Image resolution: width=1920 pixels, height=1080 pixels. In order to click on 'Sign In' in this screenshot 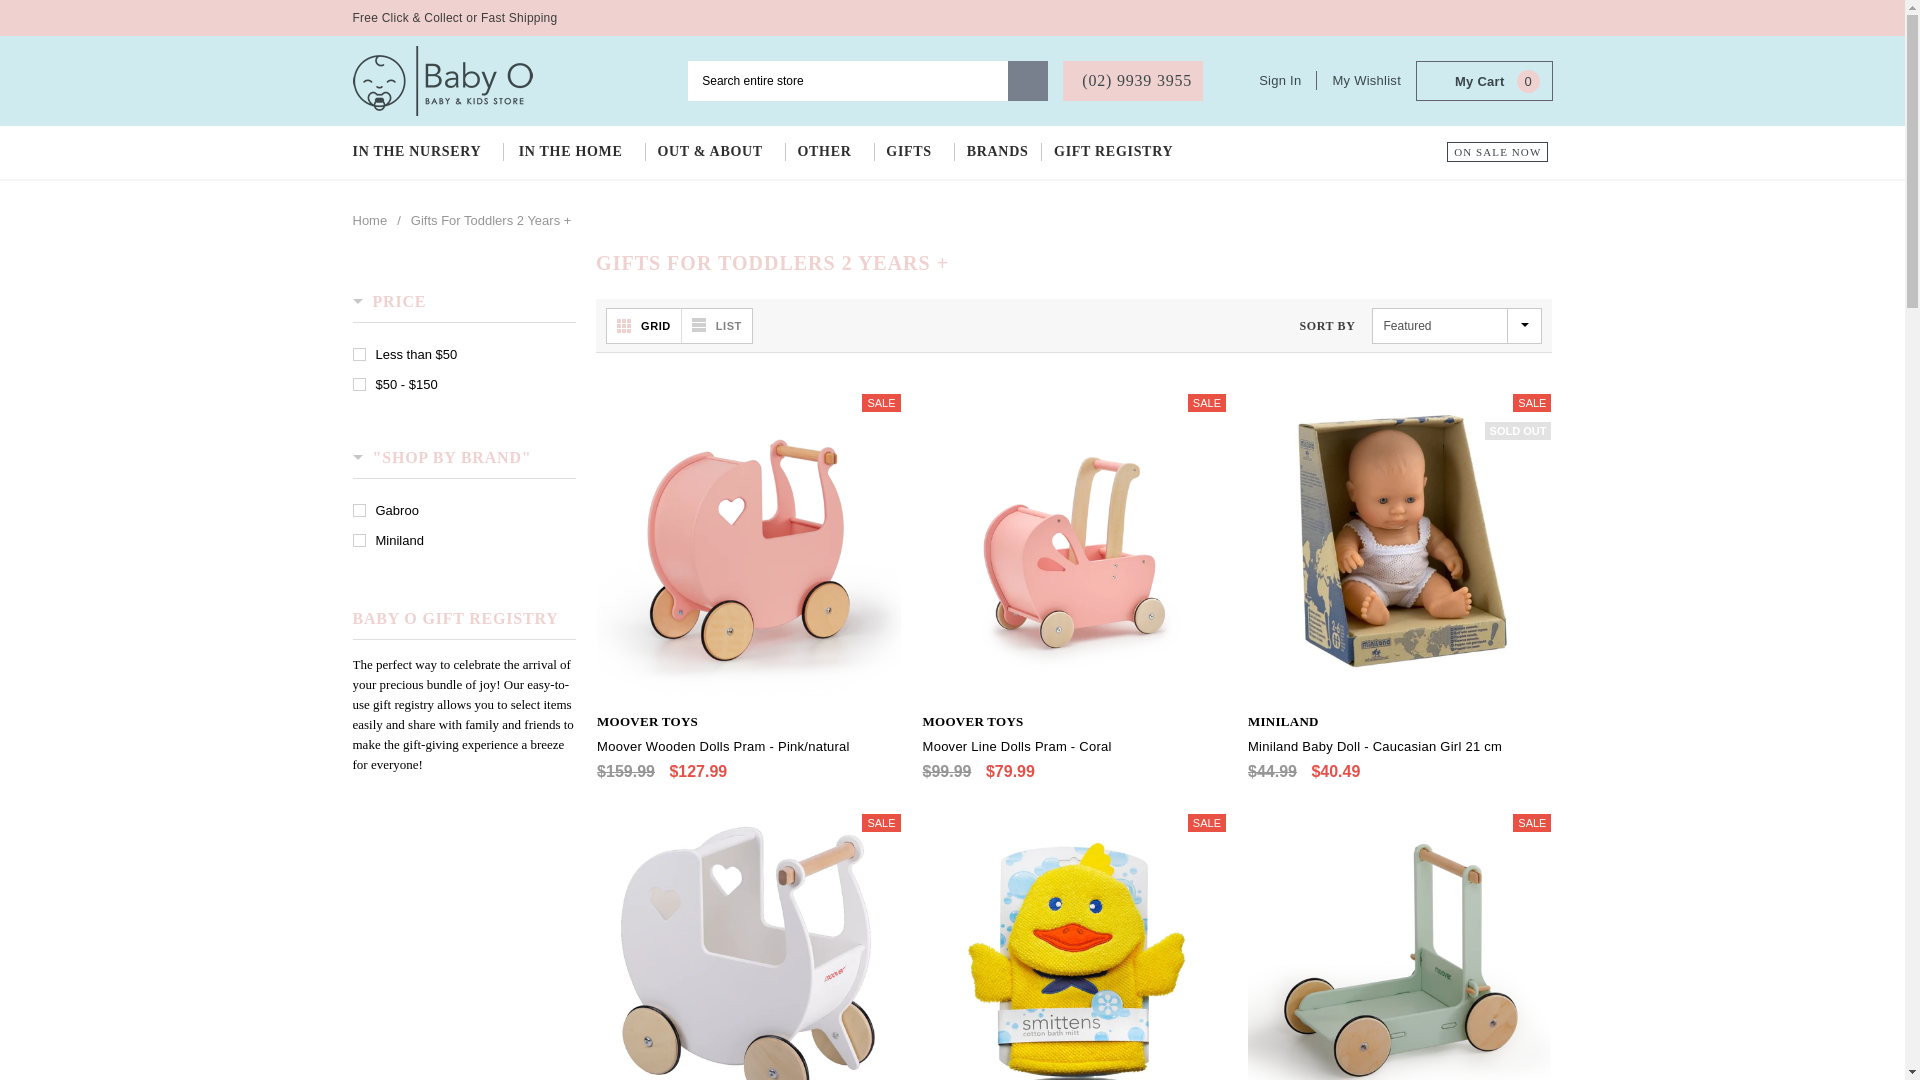, I will do `click(1287, 79)`.